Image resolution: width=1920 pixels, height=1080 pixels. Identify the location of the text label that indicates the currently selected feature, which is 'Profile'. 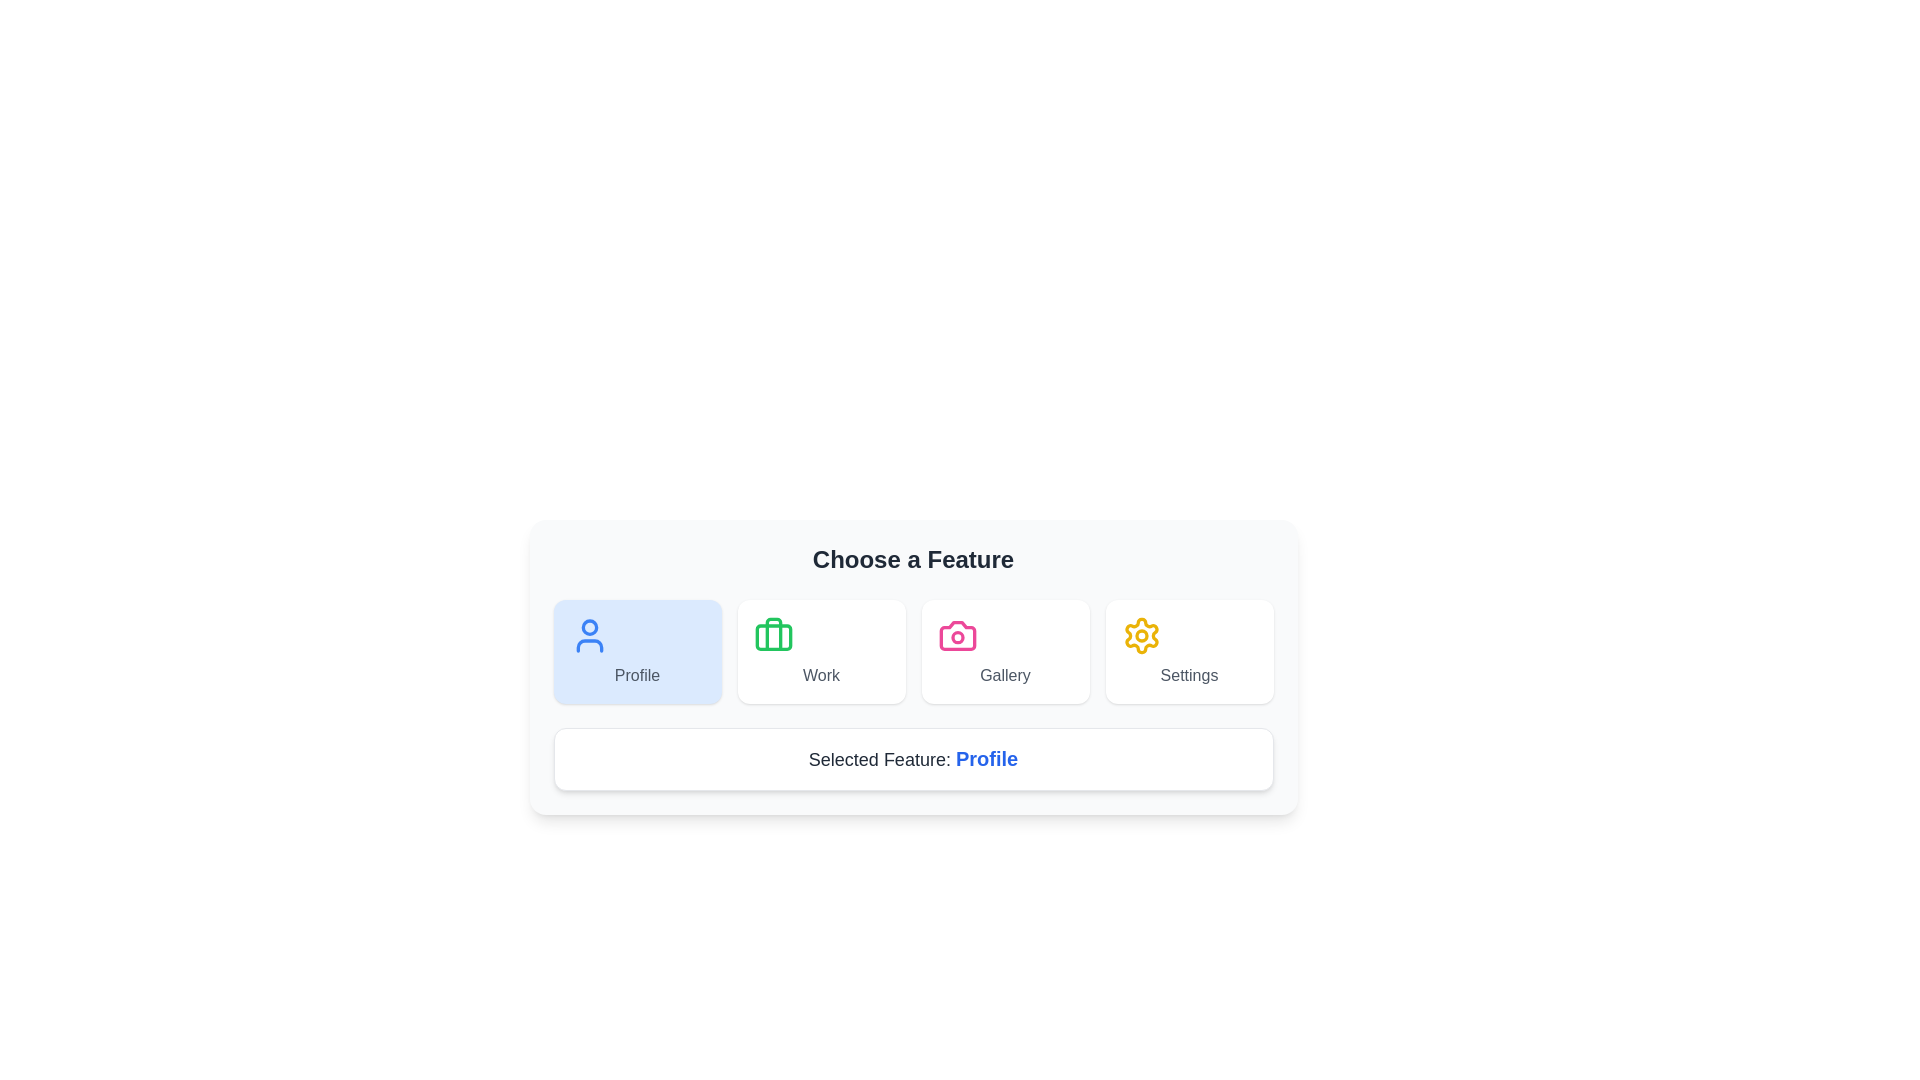
(987, 759).